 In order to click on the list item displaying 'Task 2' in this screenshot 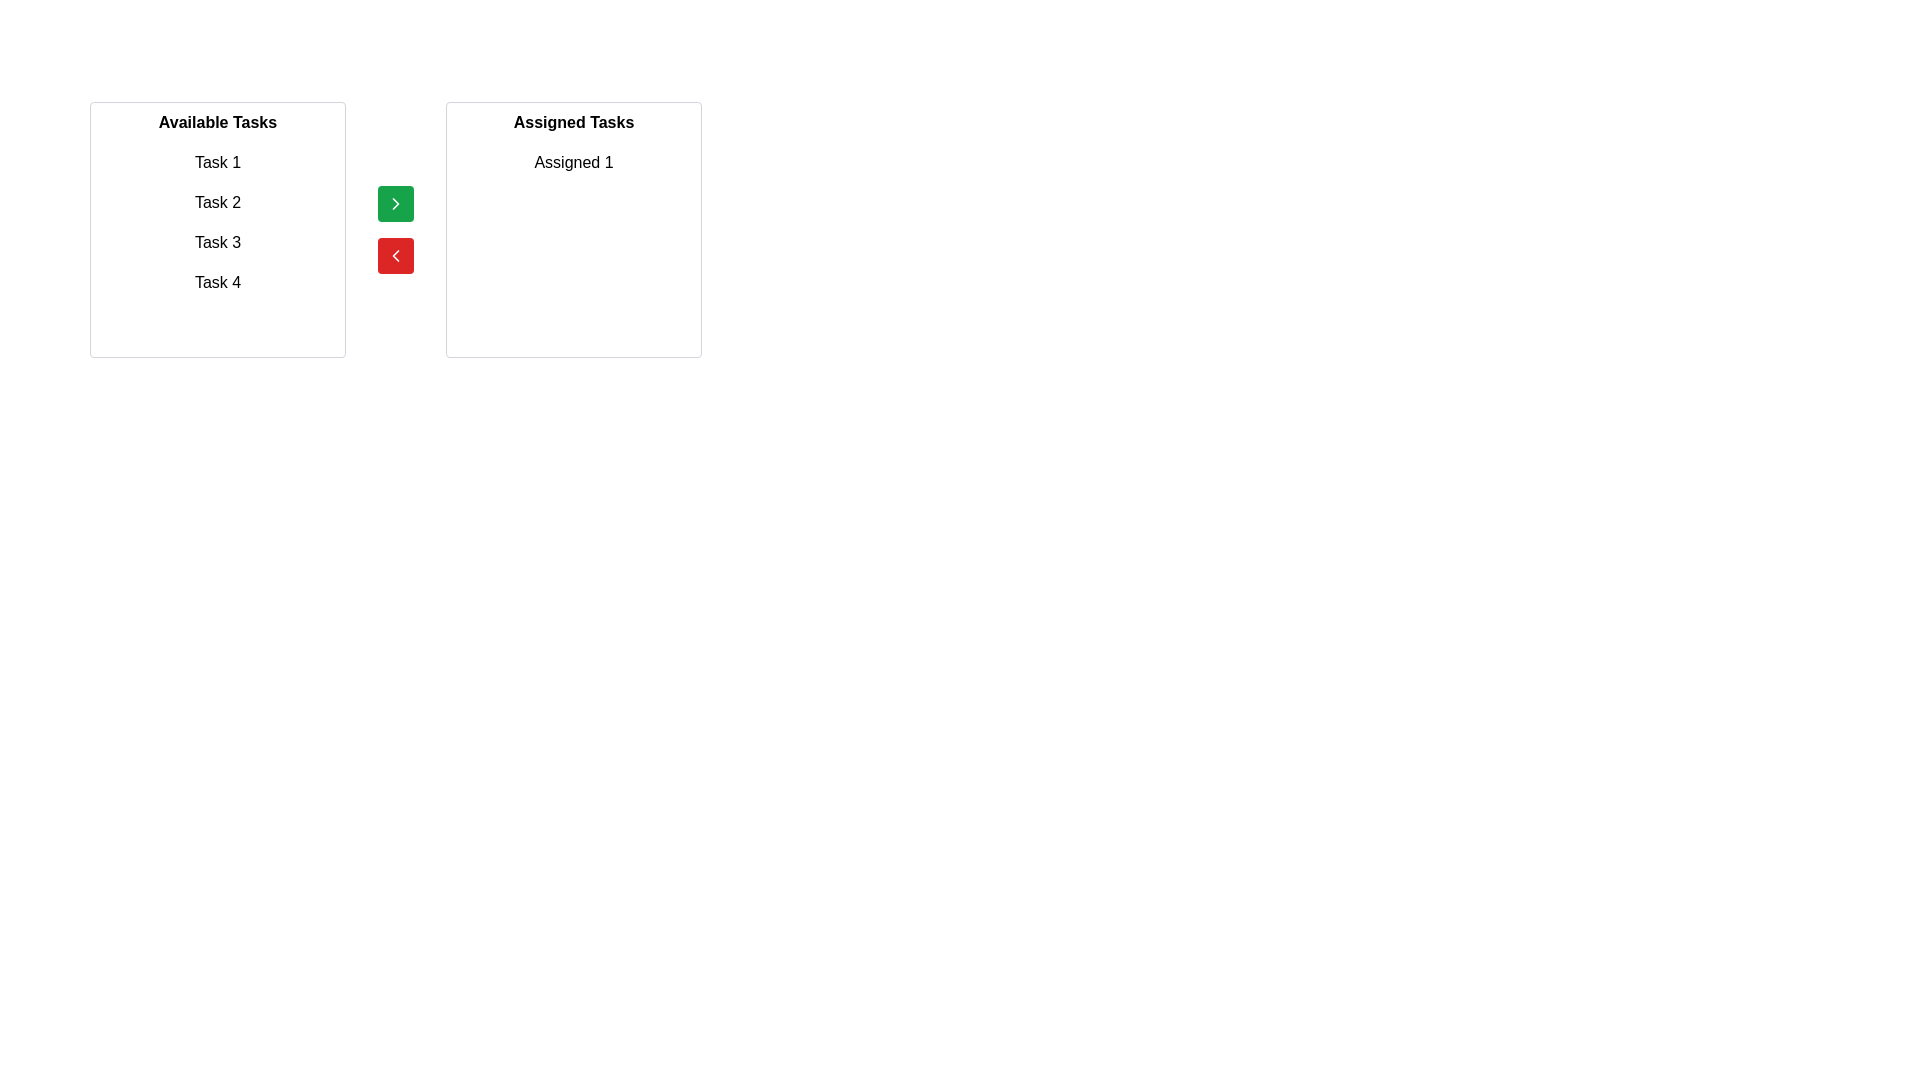, I will do `click(217, 203)`.